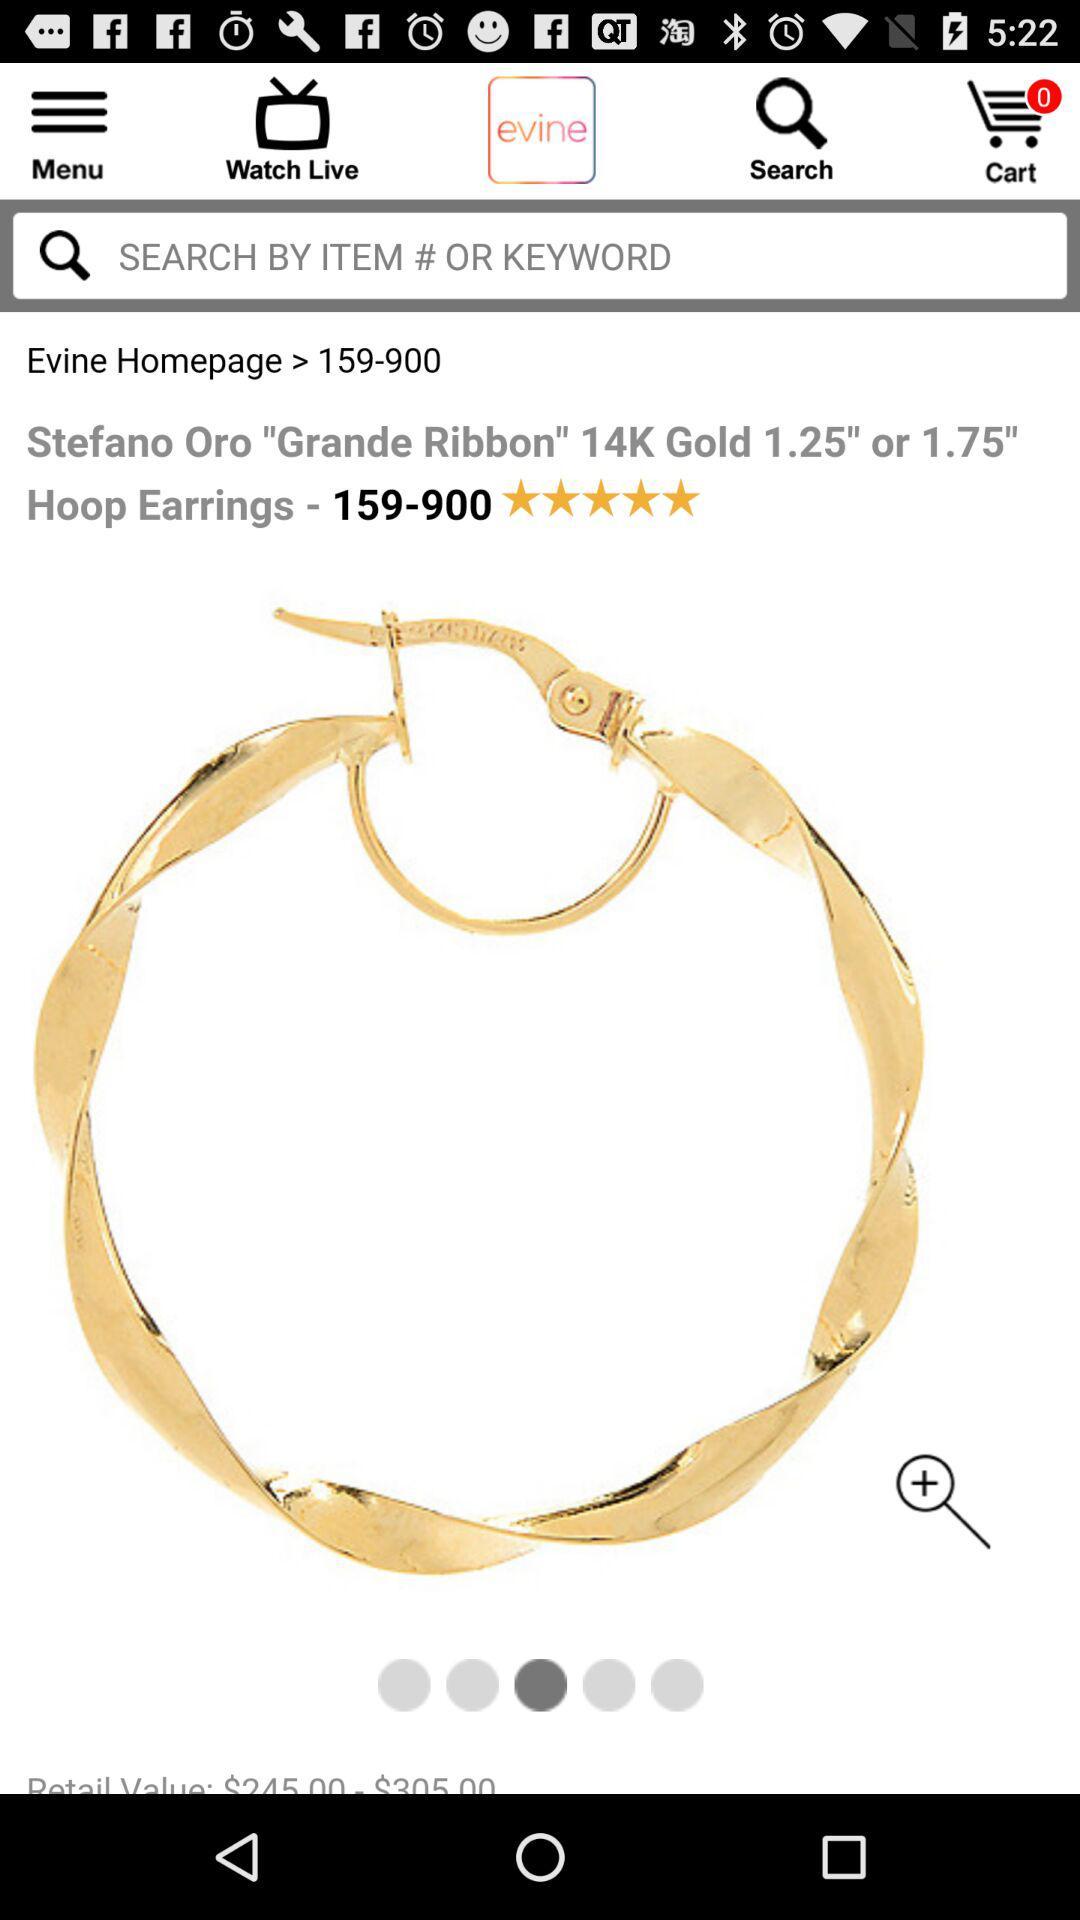 The height and width of the screenshot is (1920, 1080). What do you see at coordinates (540, 254) in the screenshot?
I see `search` at bounding box center [540, 254].